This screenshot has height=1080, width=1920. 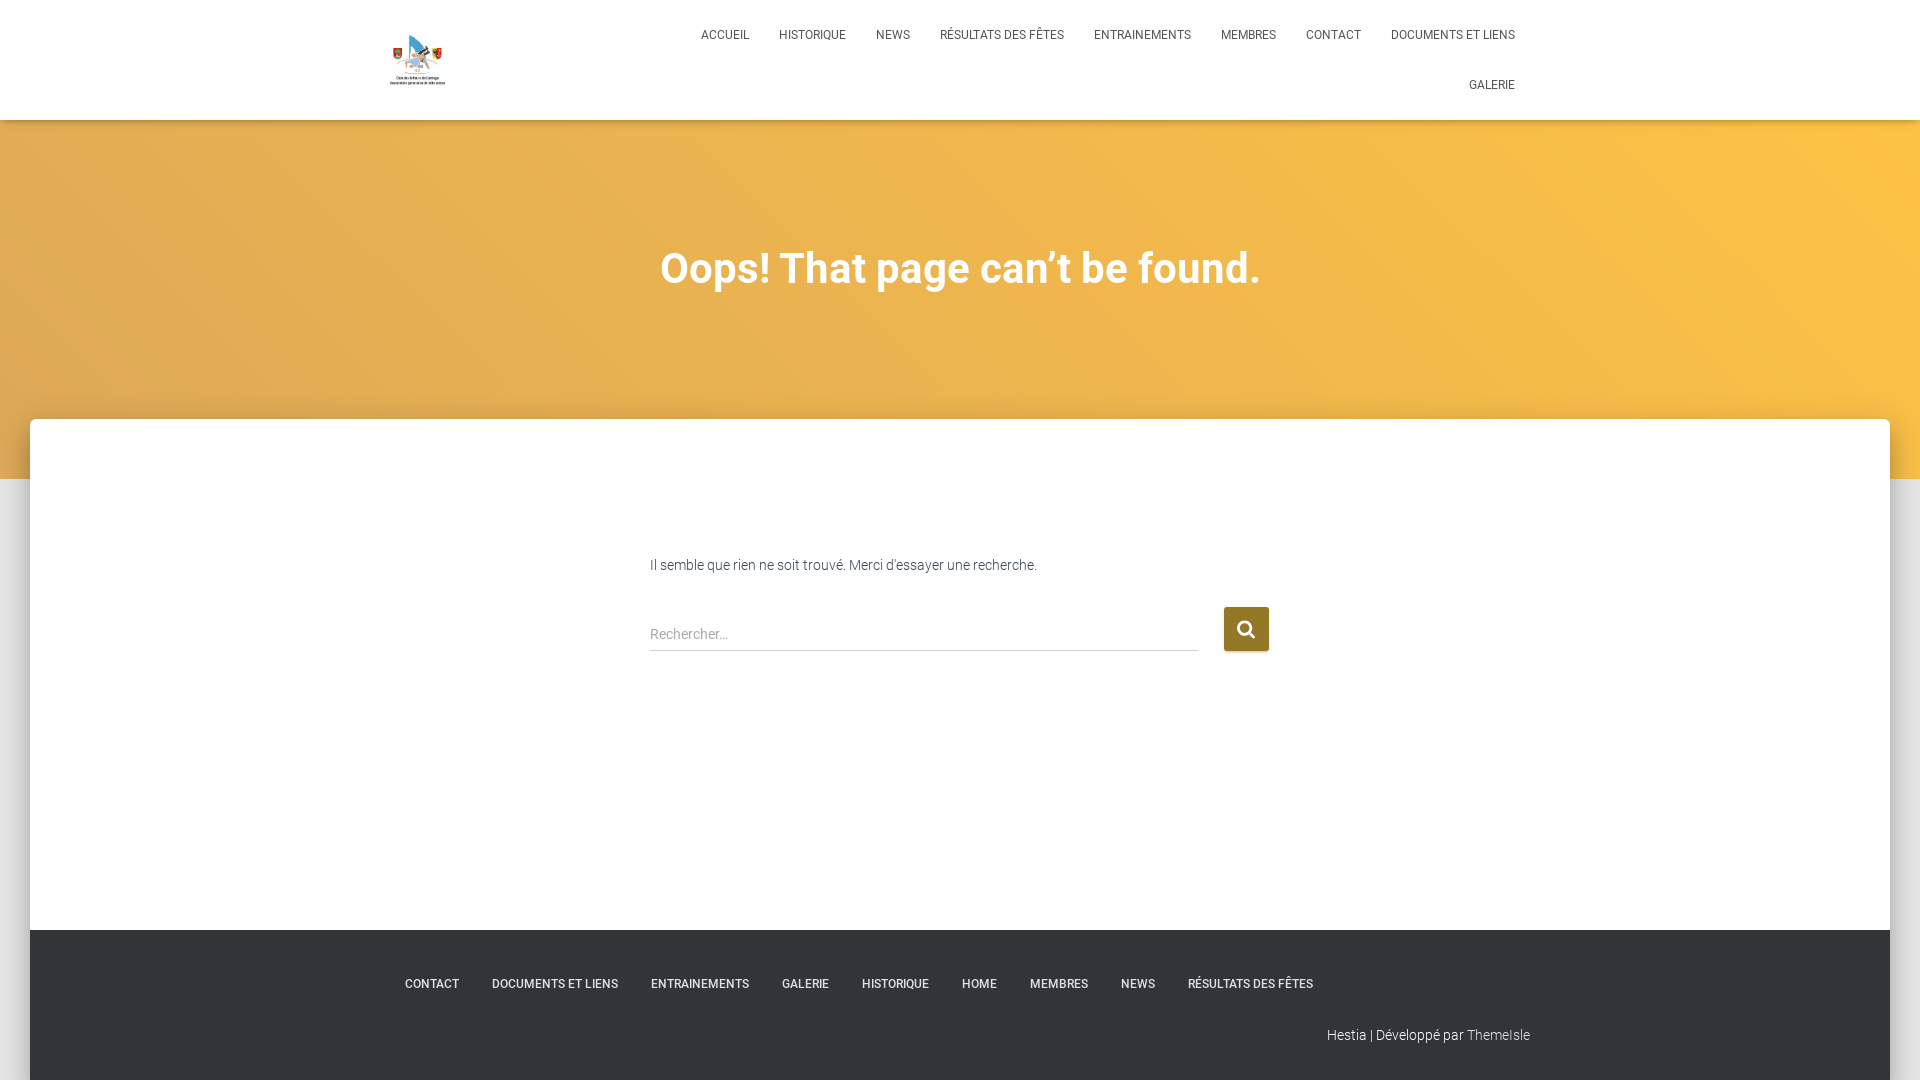 What do you see at coordinates (431, 983) in the screenshot?
I see `'CONTACT'` at bounding box center [431, 983].